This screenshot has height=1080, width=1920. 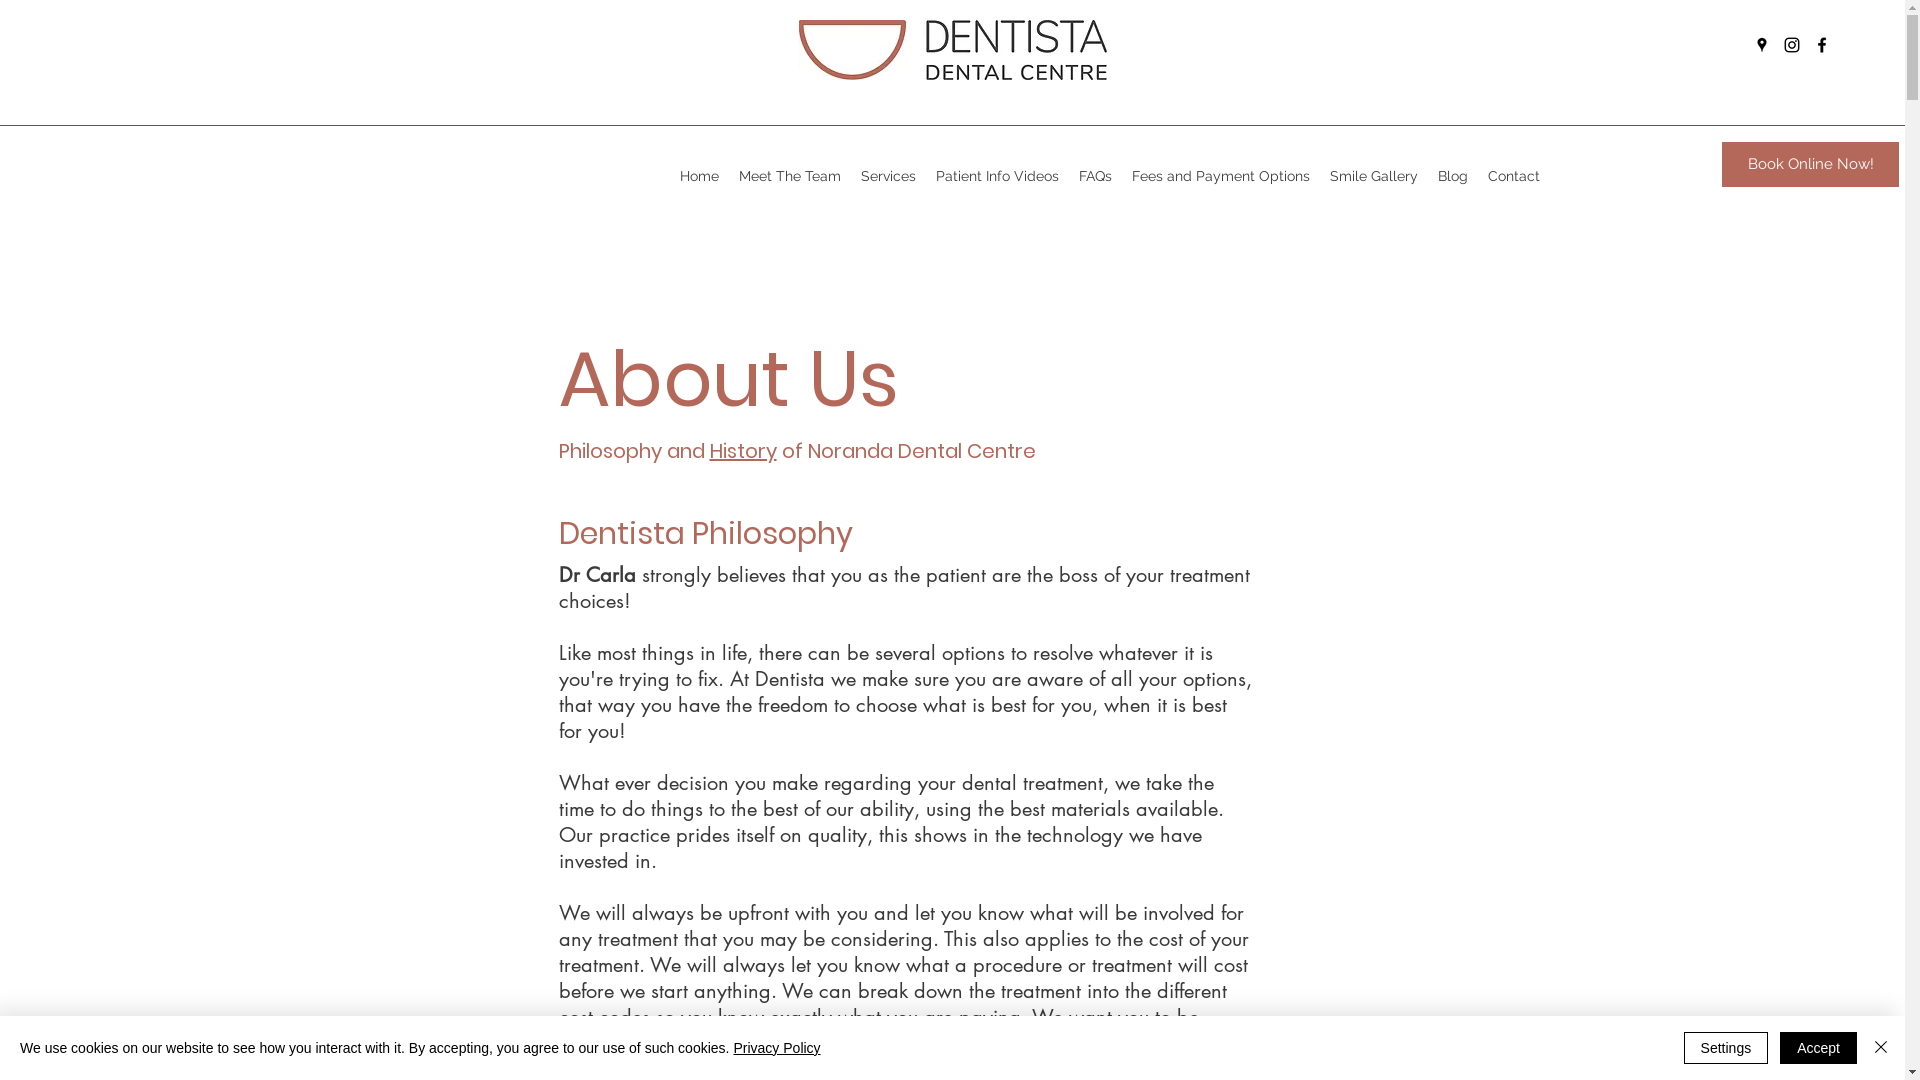 I want to click on 'Privacy Policy', so click(x=775, y=1047).